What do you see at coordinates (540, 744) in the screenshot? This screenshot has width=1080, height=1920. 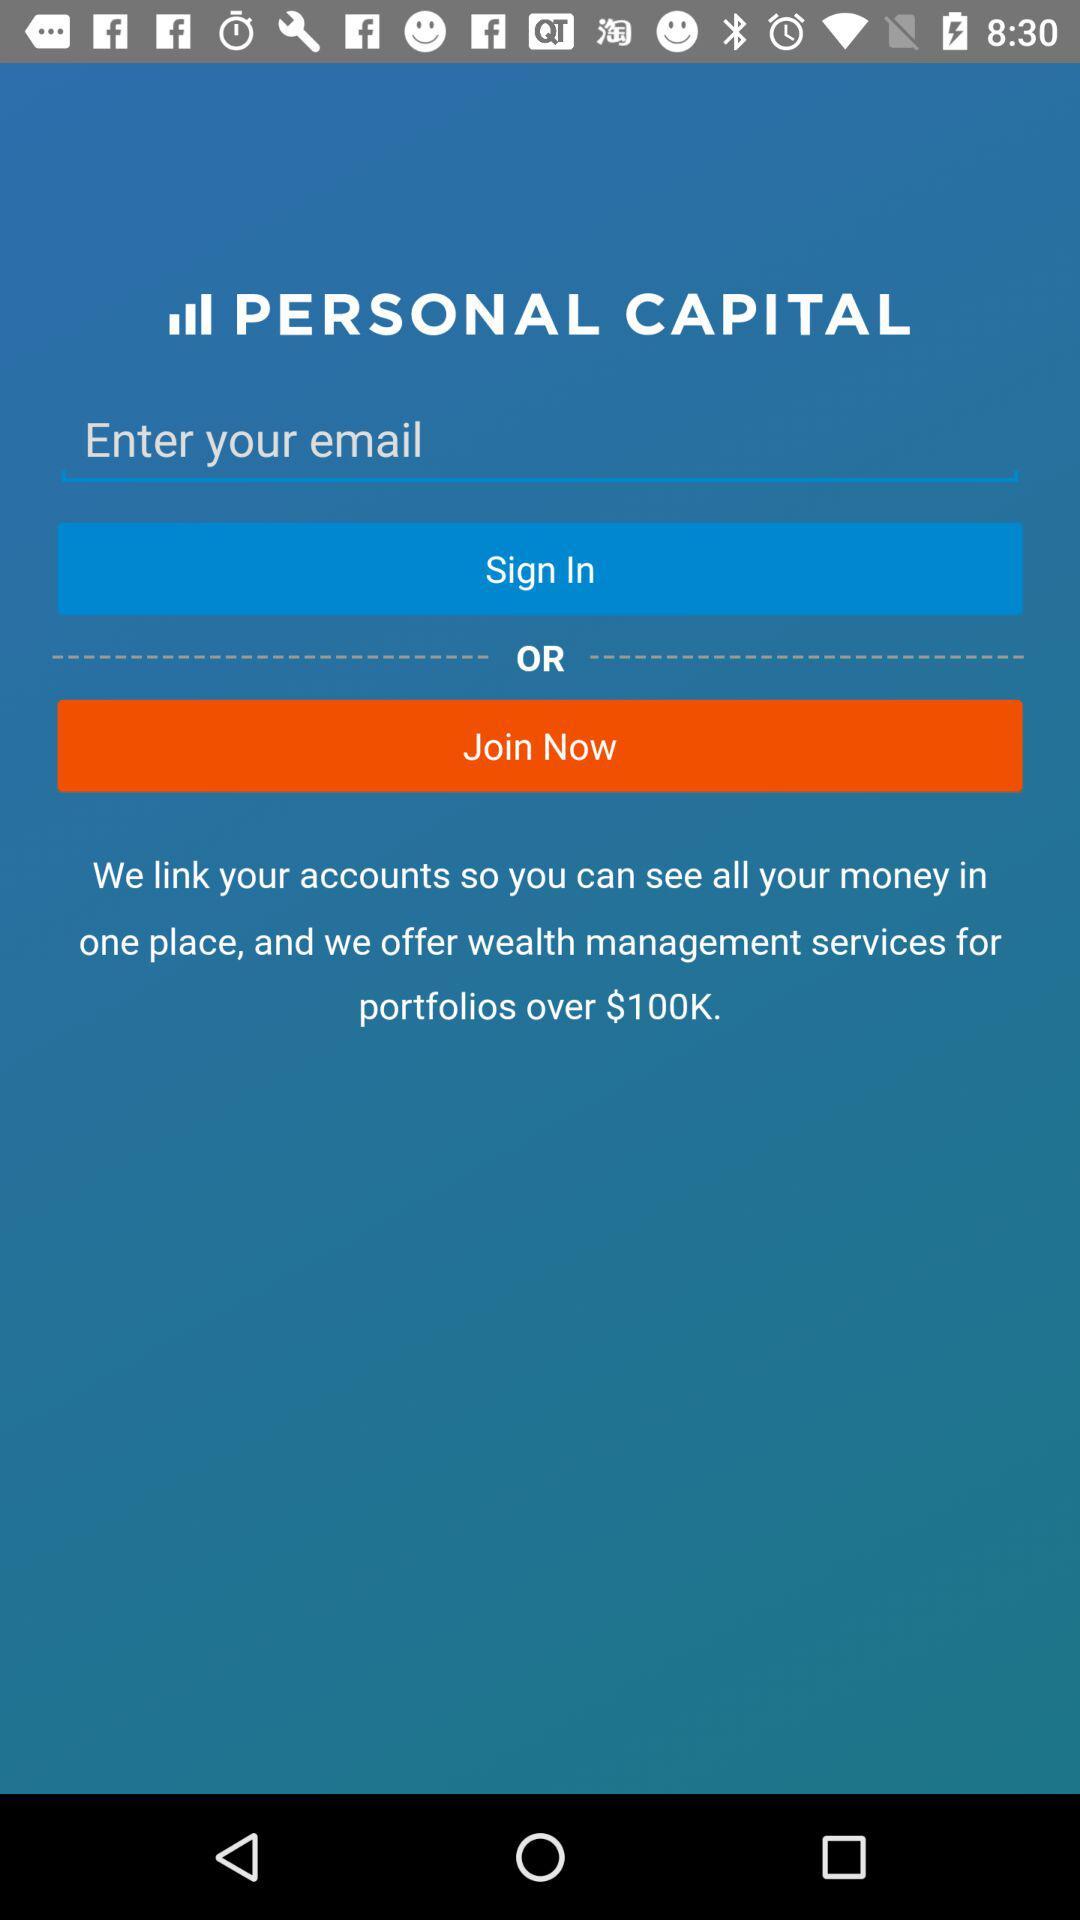 I see `item below or item` at bounding box center [540, 744].